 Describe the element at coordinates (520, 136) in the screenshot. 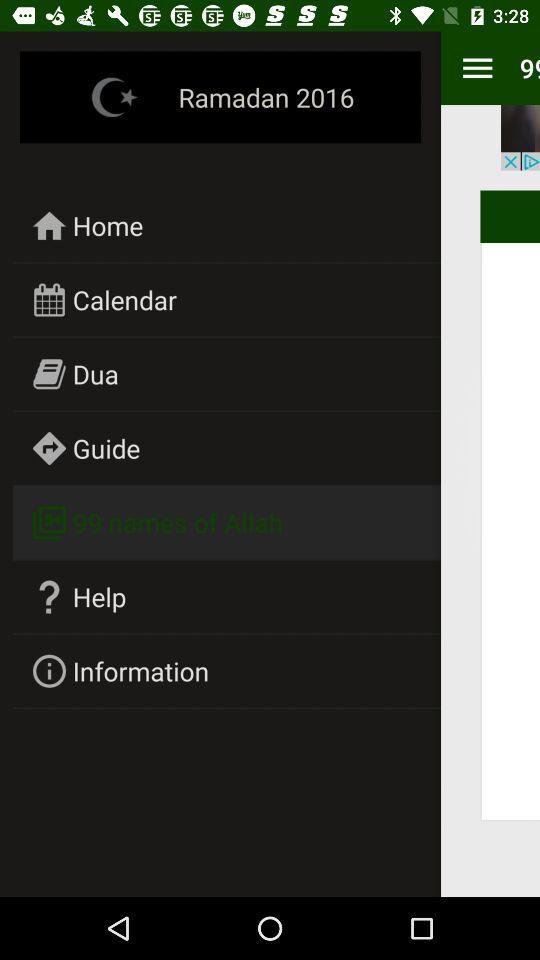

I see `watch advertisement` at that location.